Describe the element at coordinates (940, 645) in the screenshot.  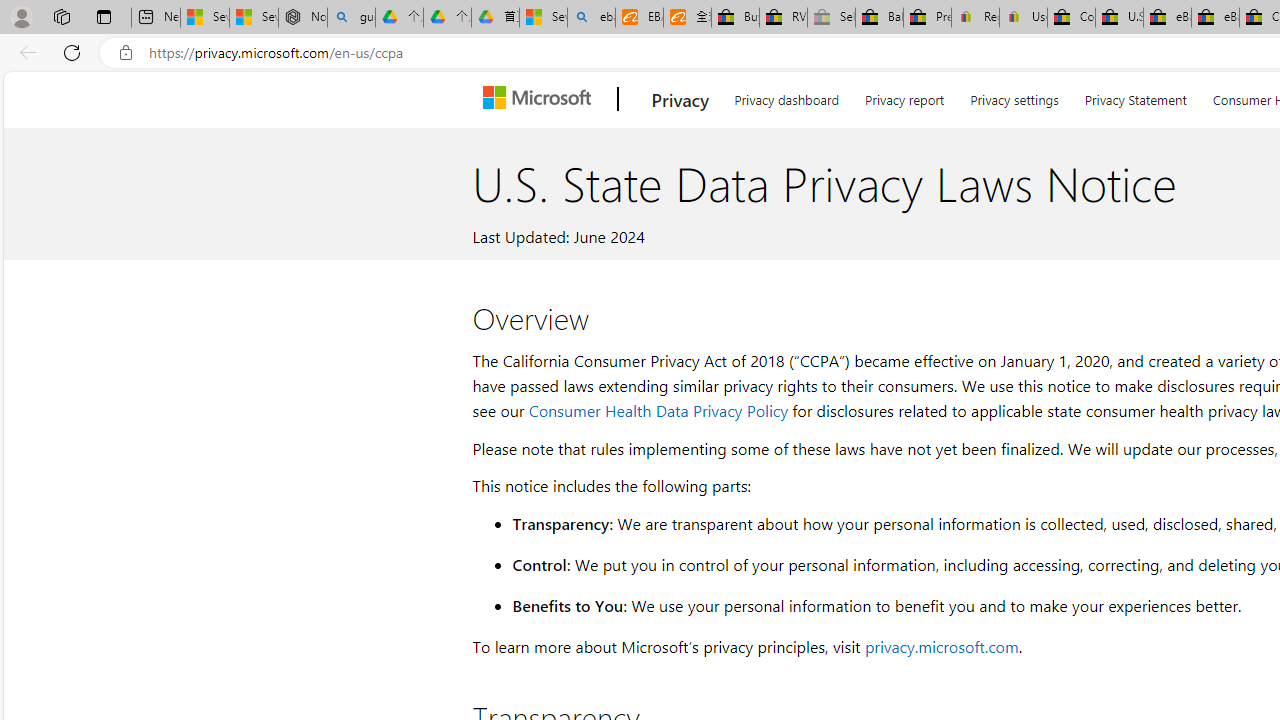
I see `'privacy.microsoft.com'` at that location.